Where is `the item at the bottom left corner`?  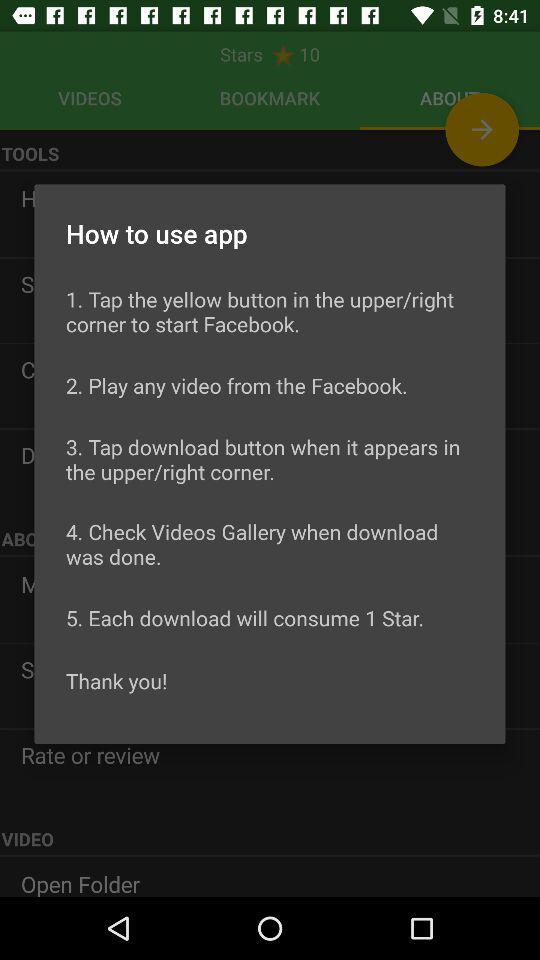 the item at the bottom left corner is located at coordinates (116, 681).